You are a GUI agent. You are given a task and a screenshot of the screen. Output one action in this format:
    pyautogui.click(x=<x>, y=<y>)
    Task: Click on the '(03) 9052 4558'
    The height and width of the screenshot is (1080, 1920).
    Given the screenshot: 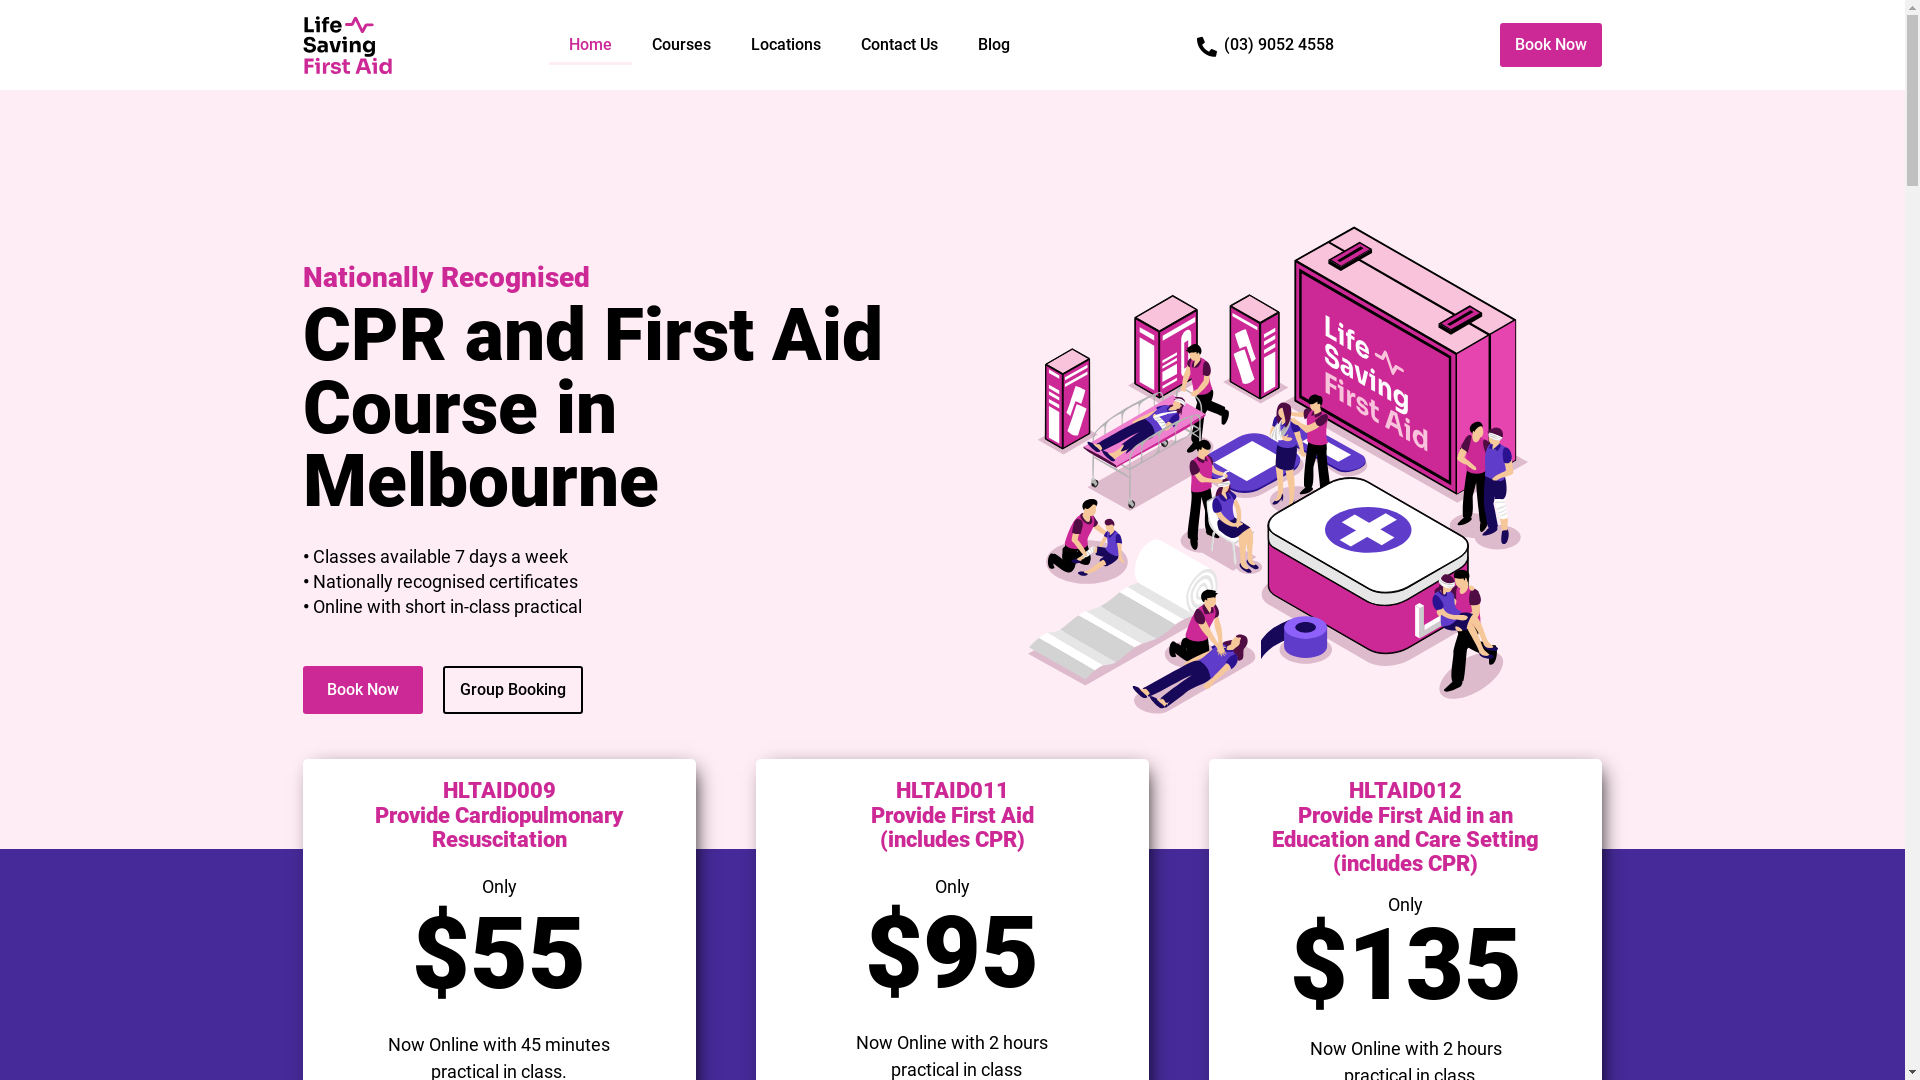 What is the action you would take?
    pyautogui.click(x=1223, y=44)
    